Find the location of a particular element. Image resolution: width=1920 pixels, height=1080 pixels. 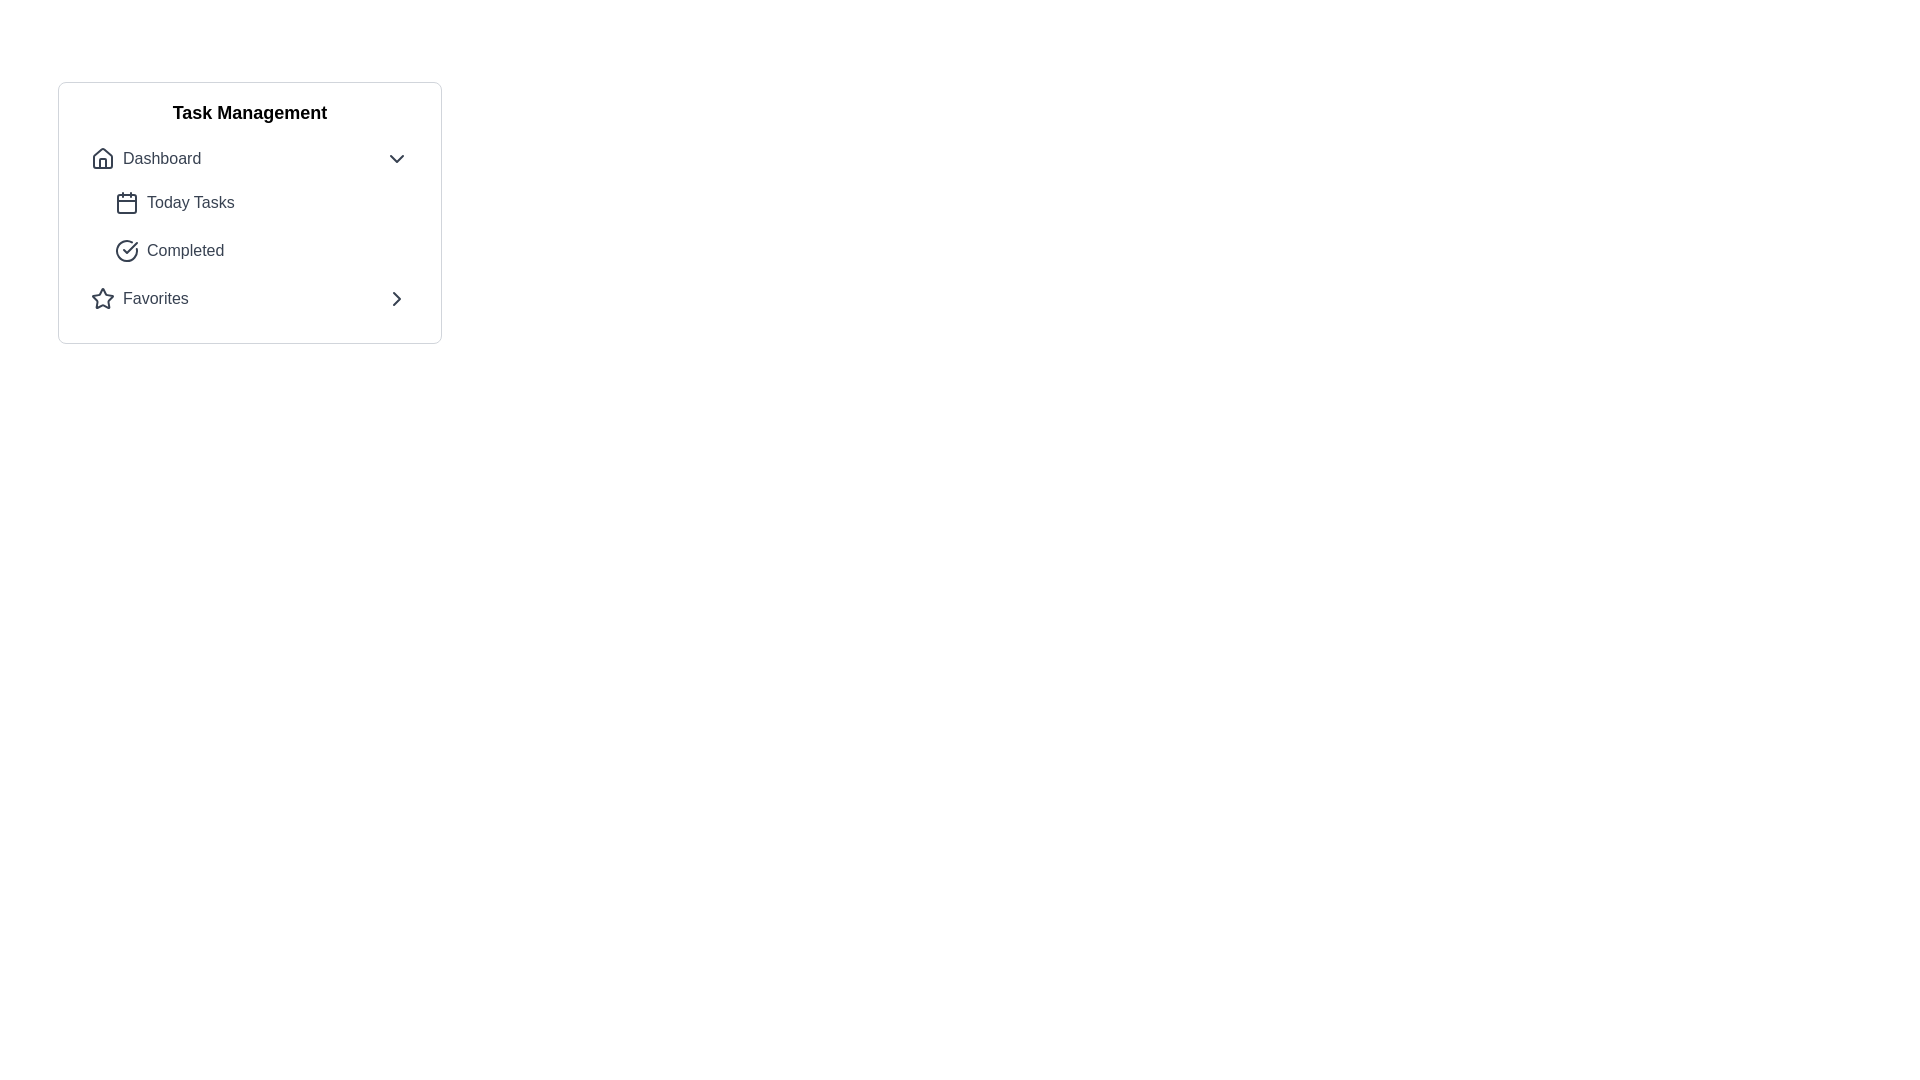

the navigational button at the top of the 'Task Management' card to activate its hover styles is located at coordinates (248, 157).